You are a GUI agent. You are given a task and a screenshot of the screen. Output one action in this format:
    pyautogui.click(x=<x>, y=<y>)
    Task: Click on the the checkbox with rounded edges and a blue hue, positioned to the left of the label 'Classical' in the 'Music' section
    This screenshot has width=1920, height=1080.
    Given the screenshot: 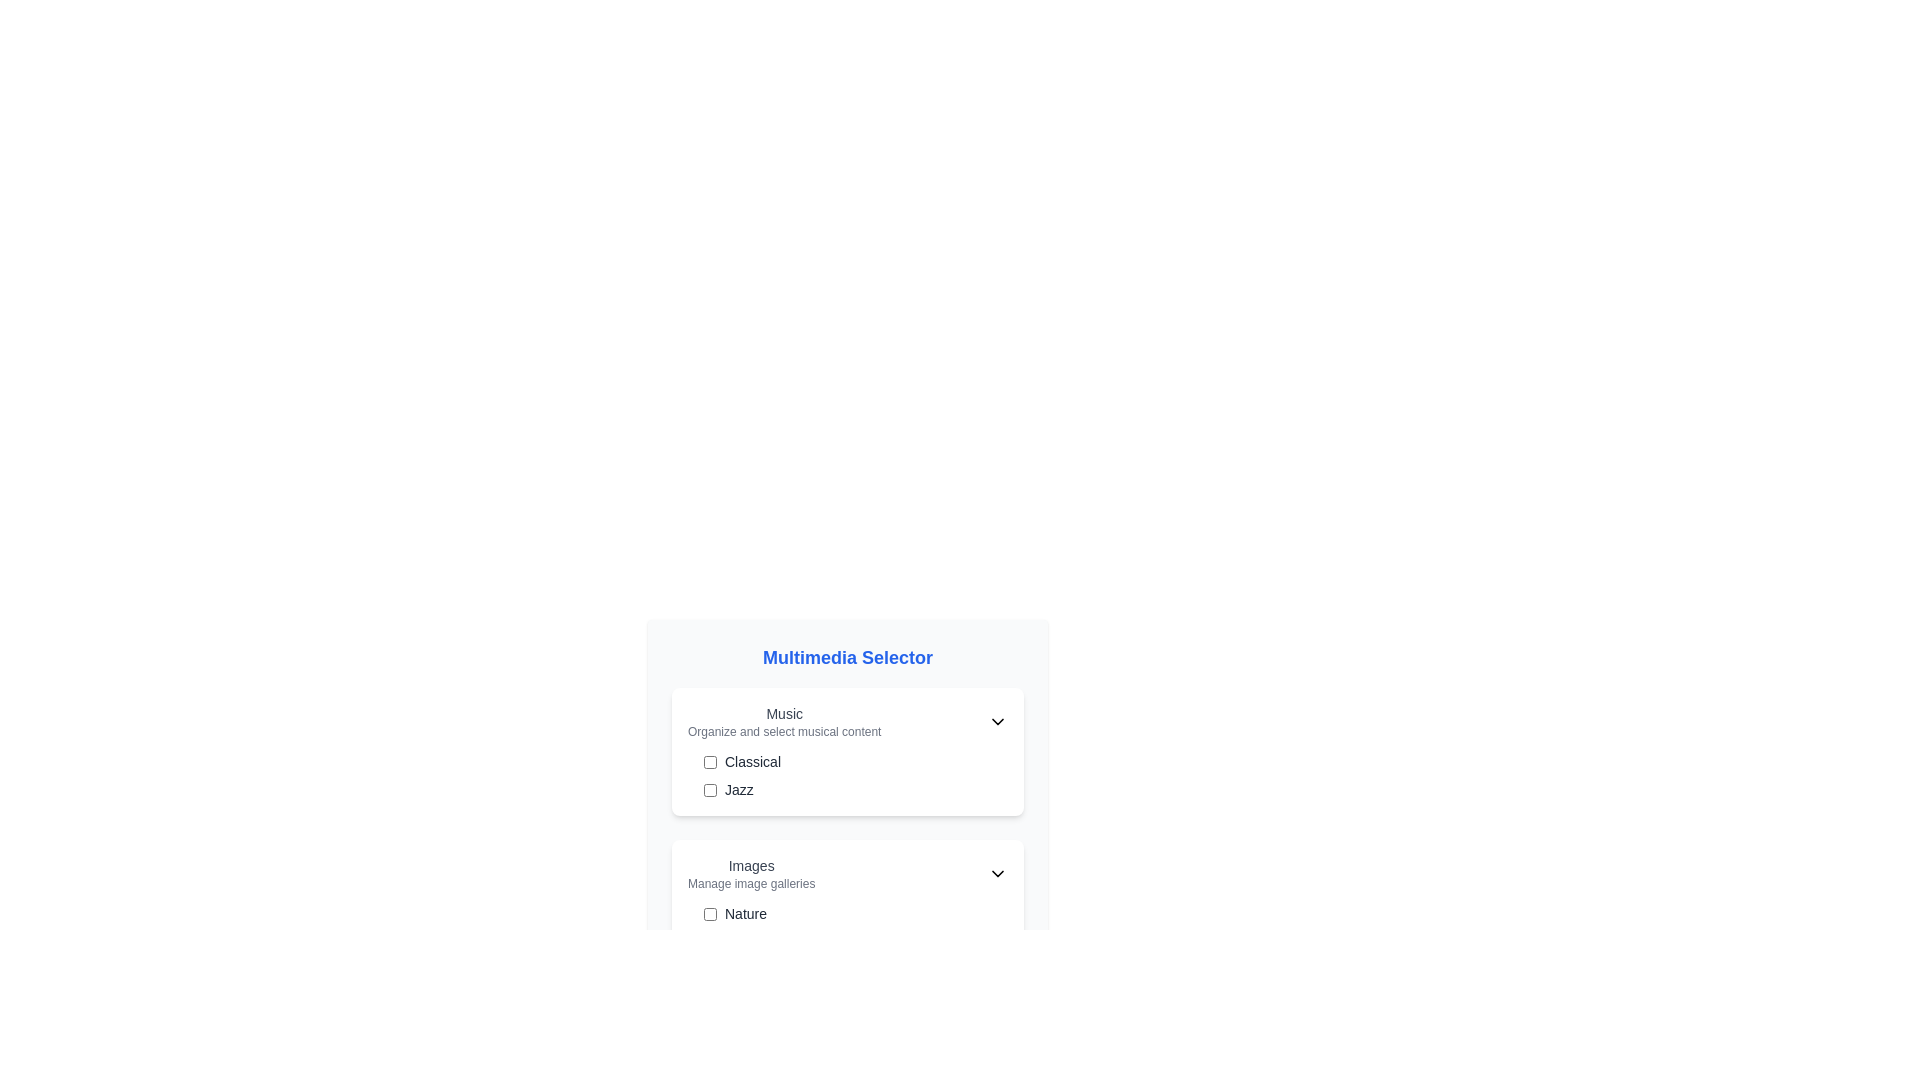 What is the action you would take?
    pyautogui.click(x=710, y=762)
    